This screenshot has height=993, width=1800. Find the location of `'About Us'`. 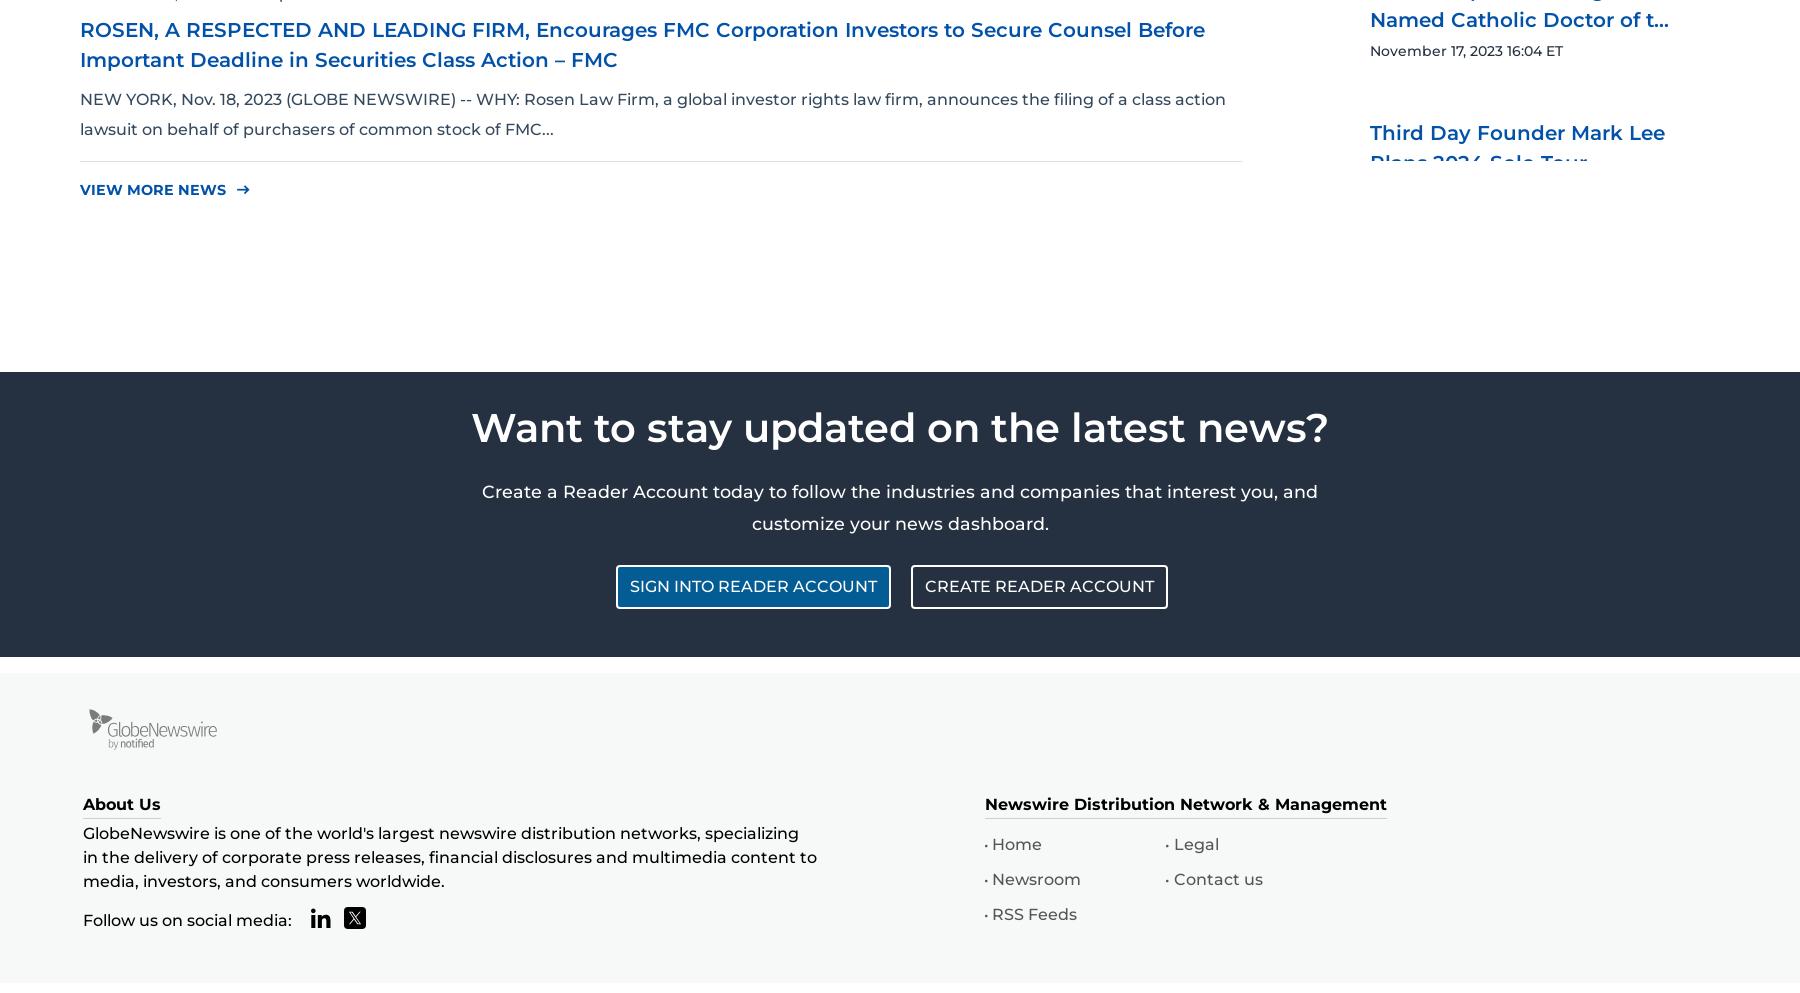

'About Us' is located at coordinates (122, 804).